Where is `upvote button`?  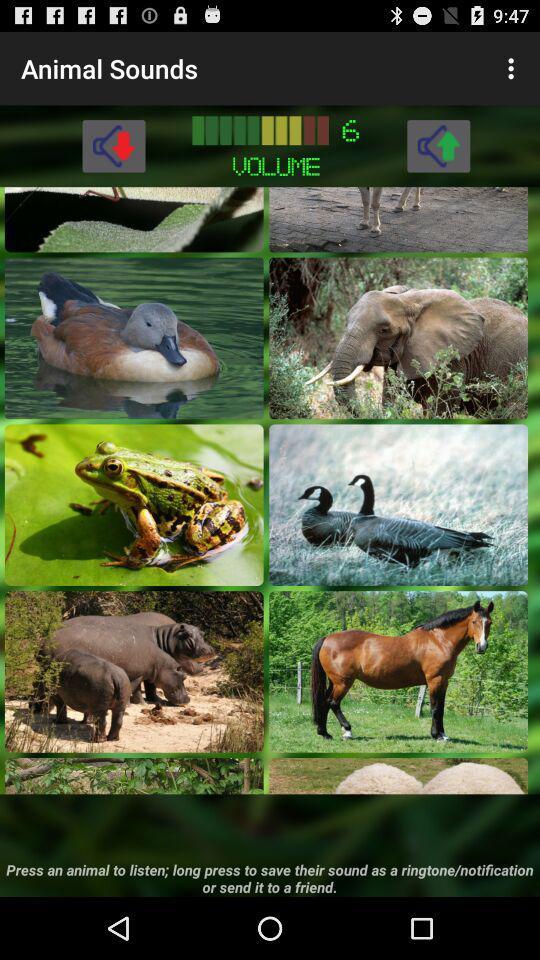 upvote button is located at coordinates (437, 144).